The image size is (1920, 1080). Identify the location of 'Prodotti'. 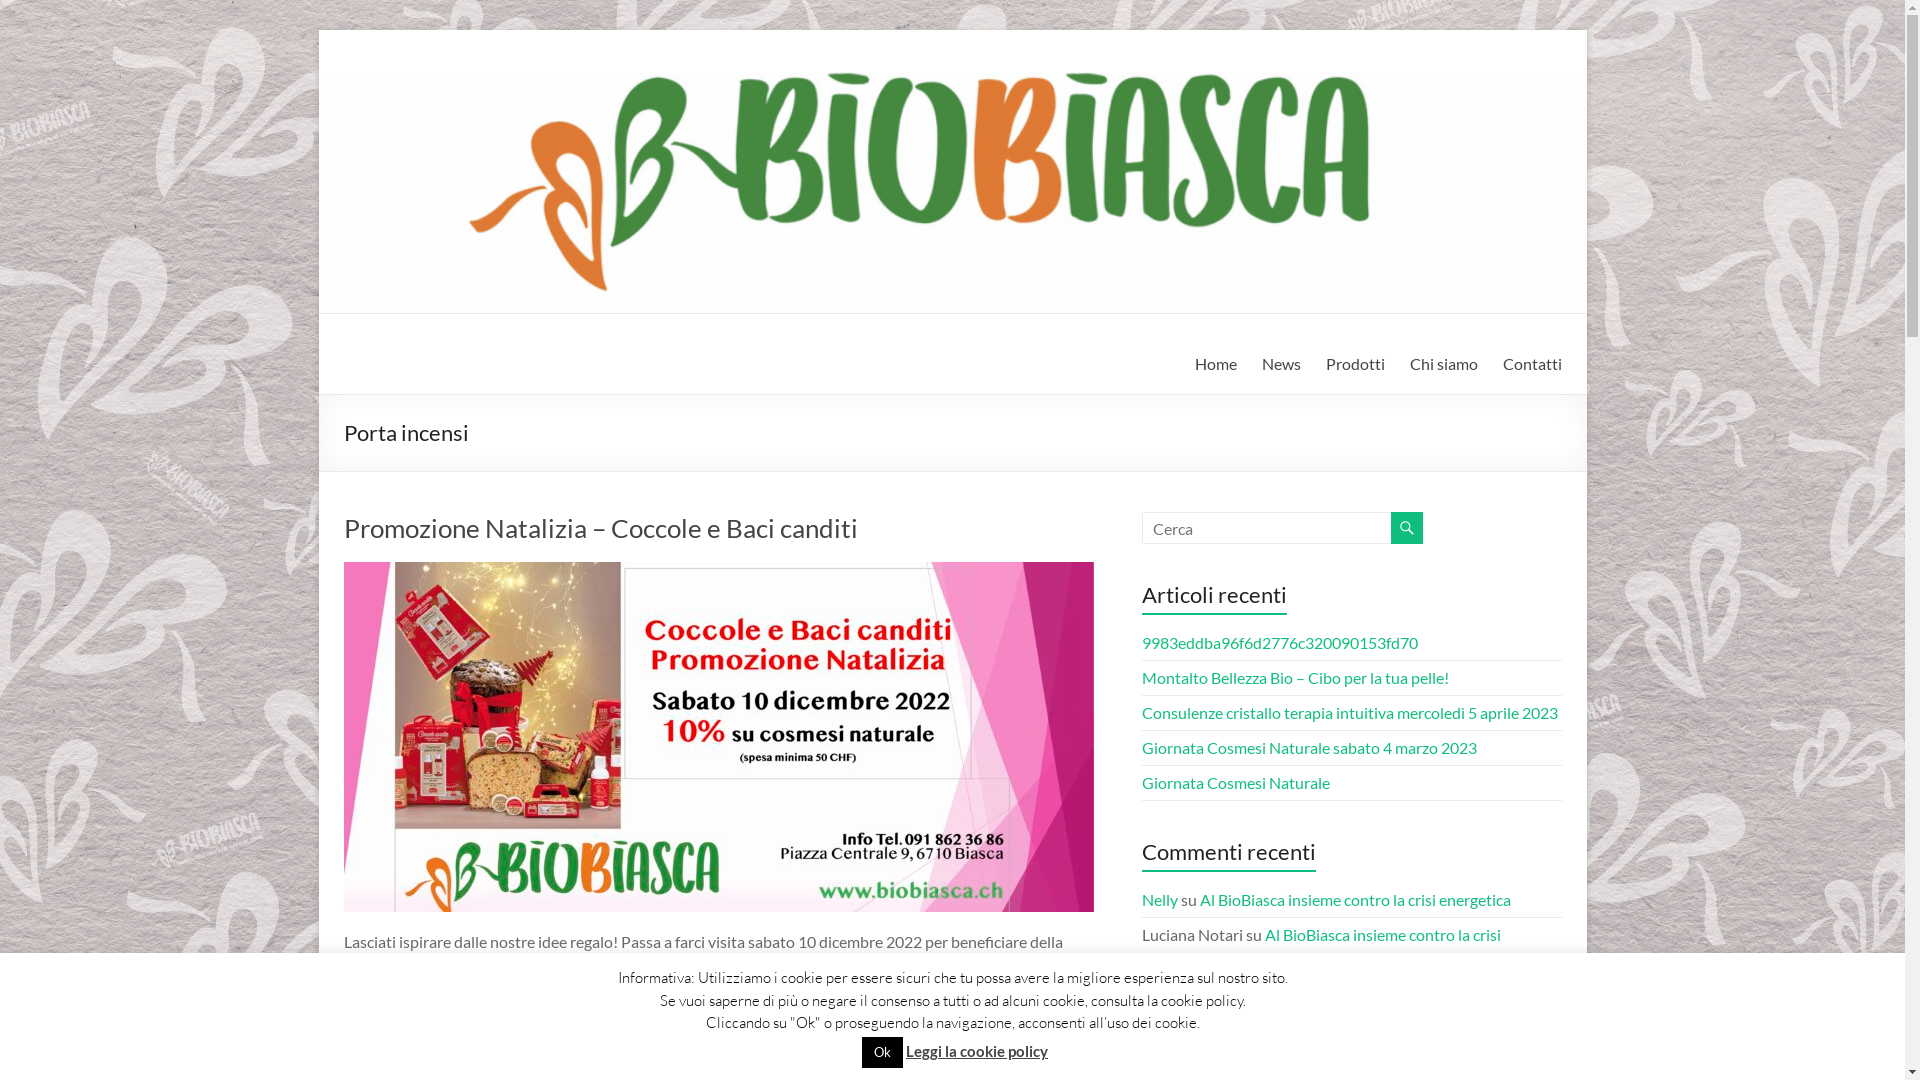
(1355, 363).